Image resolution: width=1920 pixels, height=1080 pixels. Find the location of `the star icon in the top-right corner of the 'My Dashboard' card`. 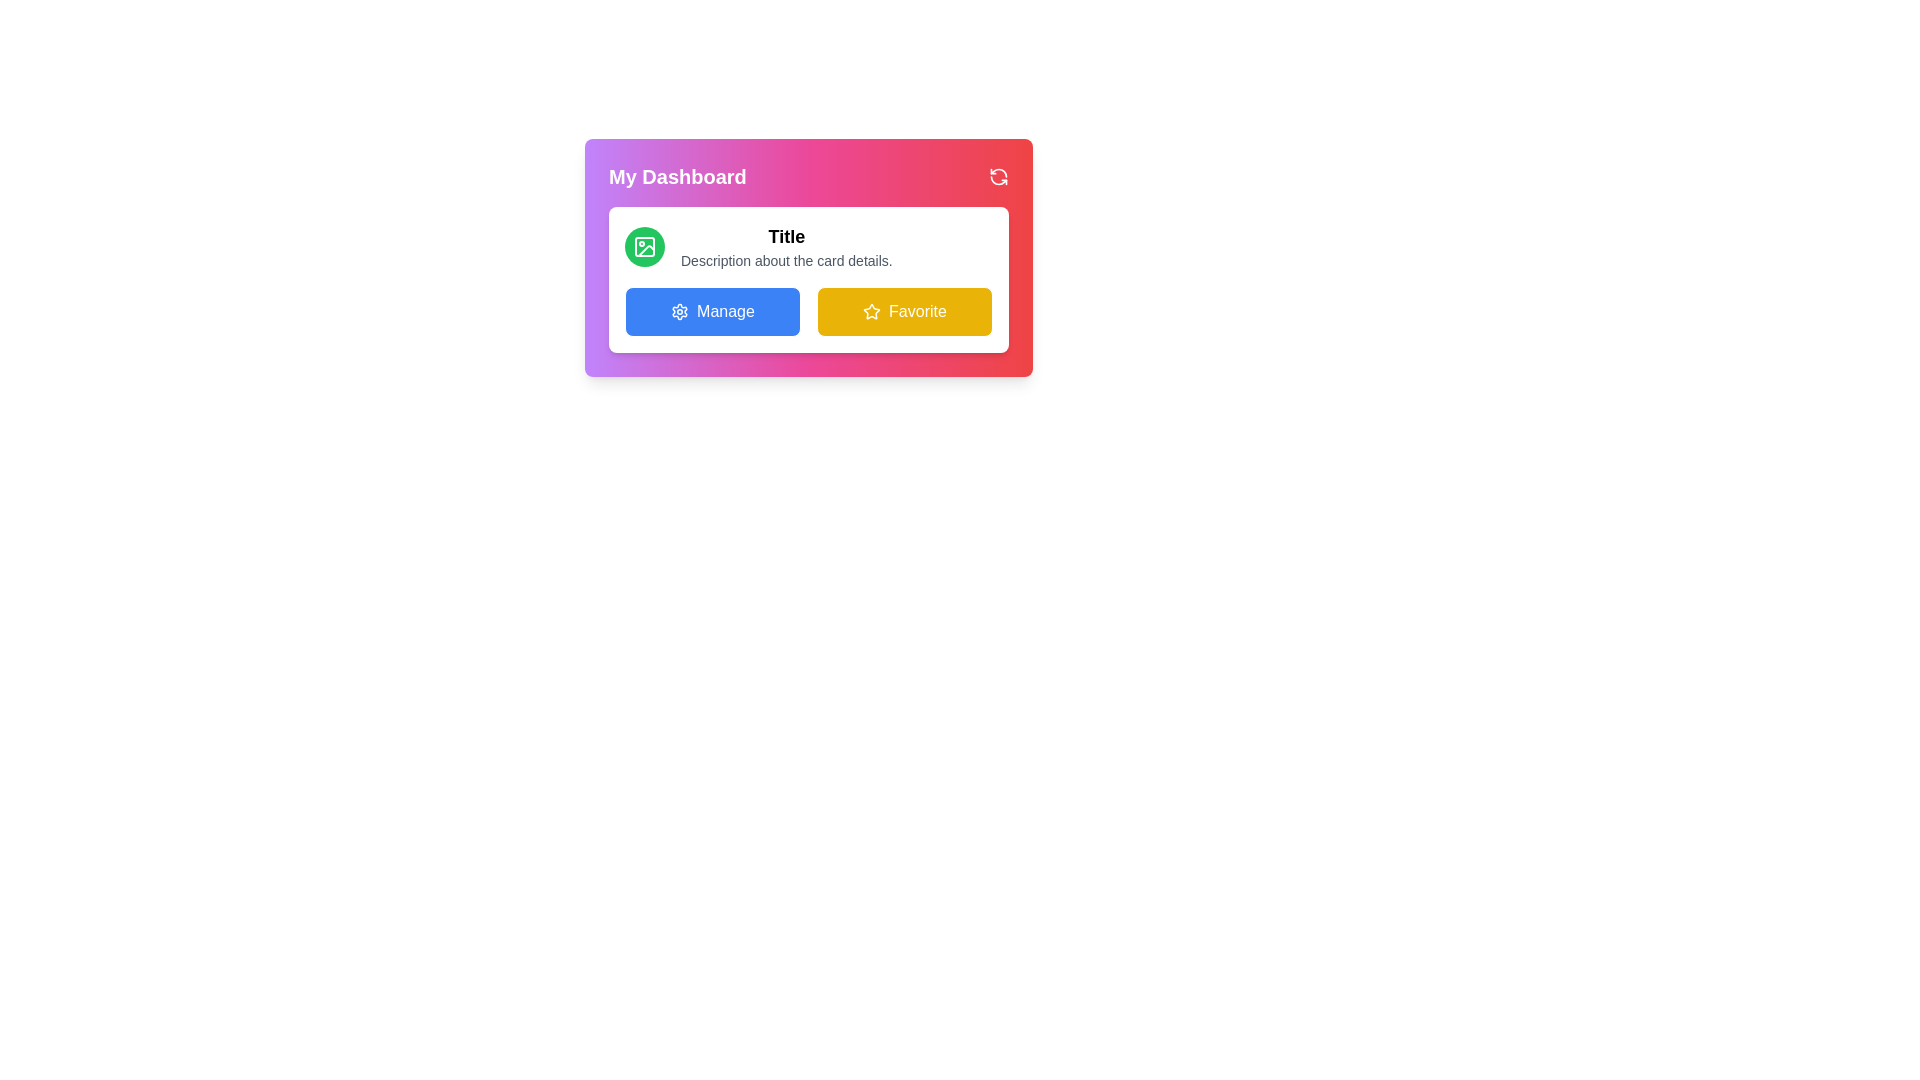

the star icon in the top-right corner of the 'My Dashboard' card is located at coordinates (872, 311).